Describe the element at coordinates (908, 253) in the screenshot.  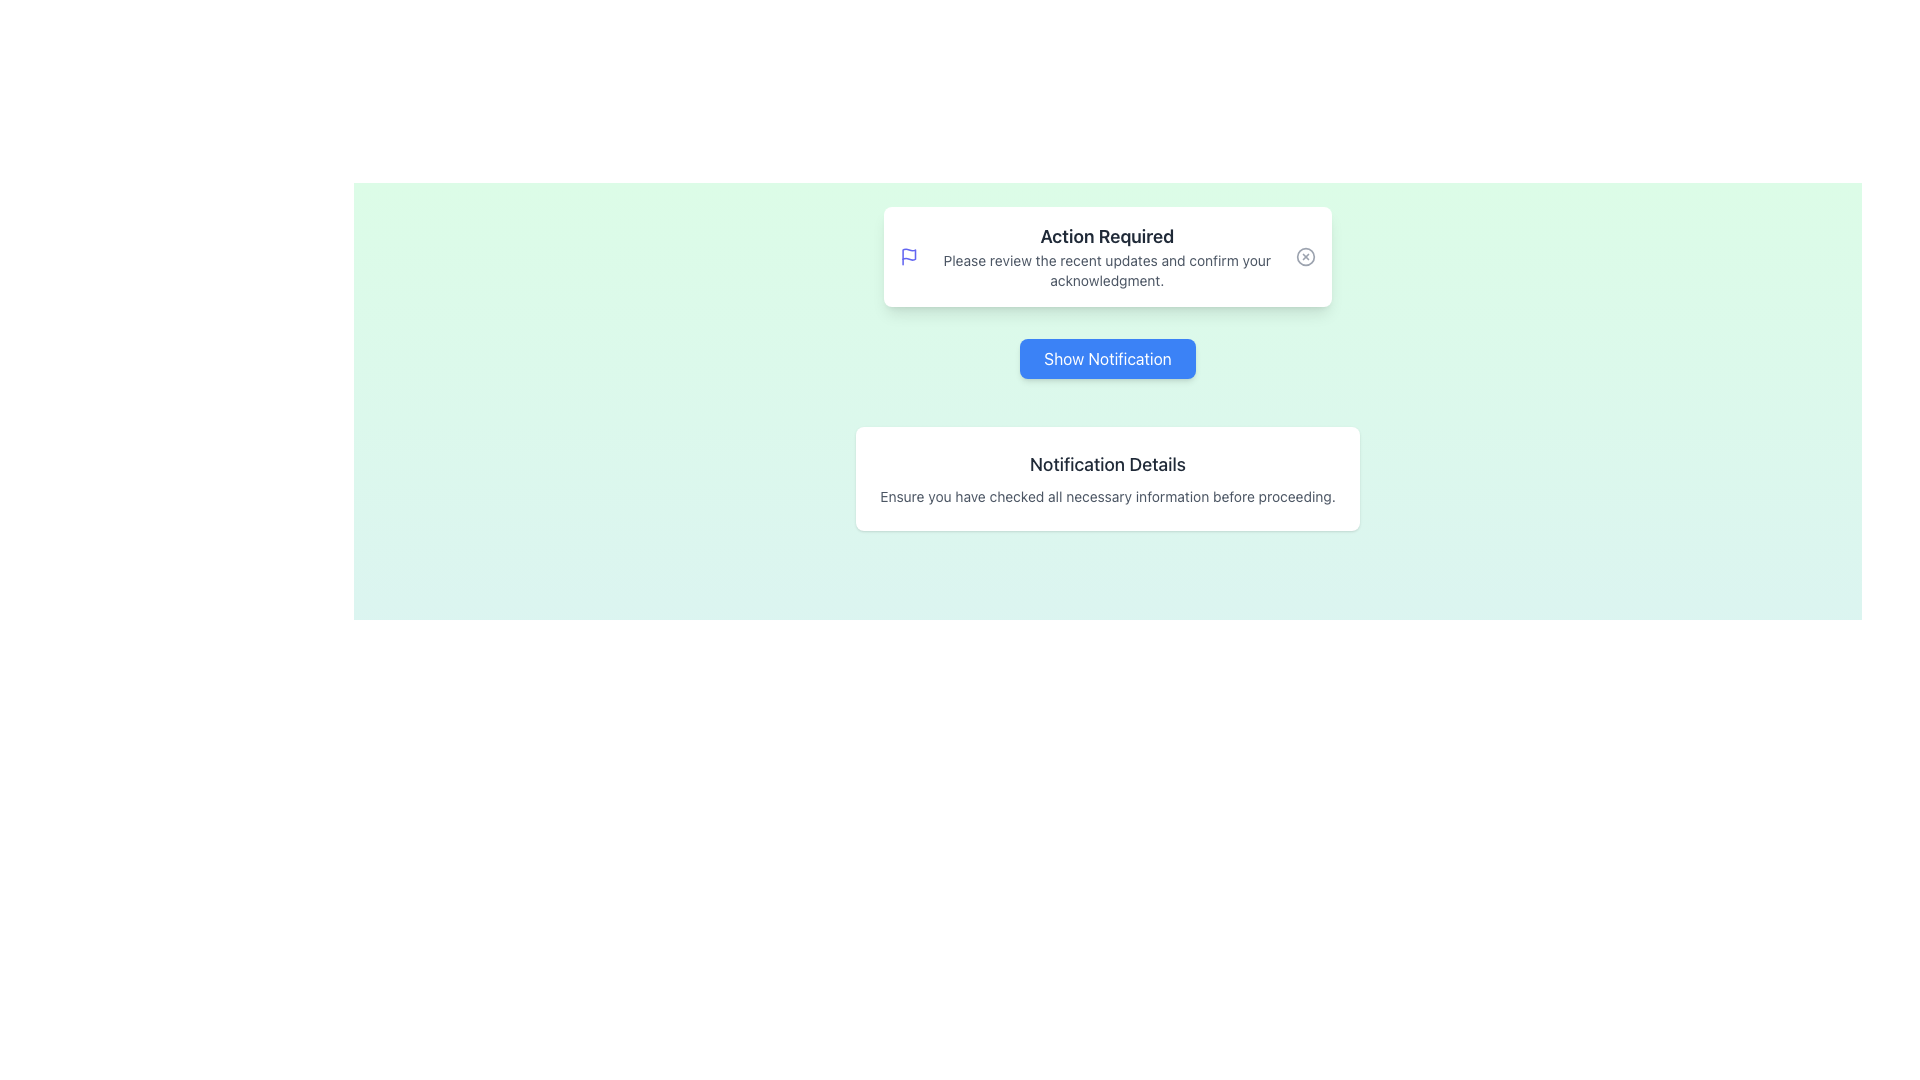
I see `the small red-colored flag icon located at the top-left corner of the 'Action Required' notification card` at that location.